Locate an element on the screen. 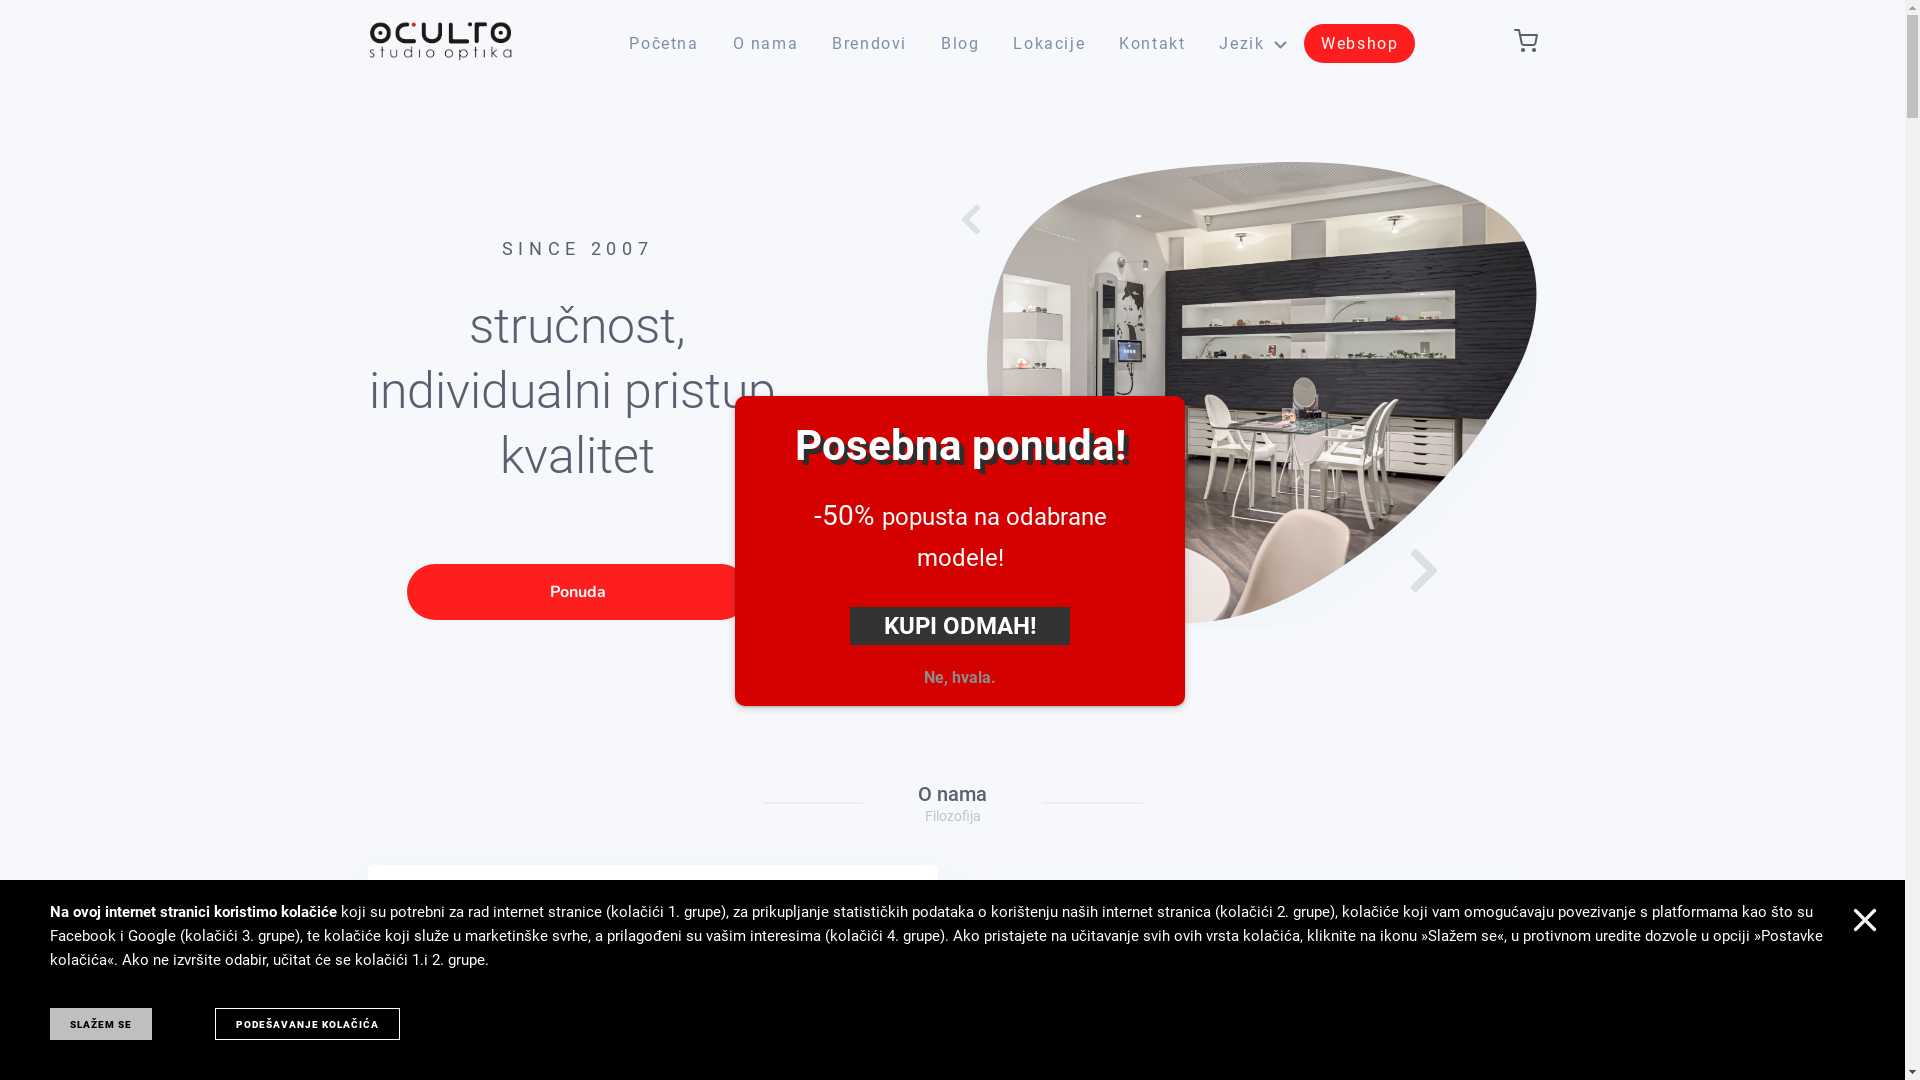 The height and width of the screenshot is (1080, 1920). 'Blog' is located at coordinates (960, 43).